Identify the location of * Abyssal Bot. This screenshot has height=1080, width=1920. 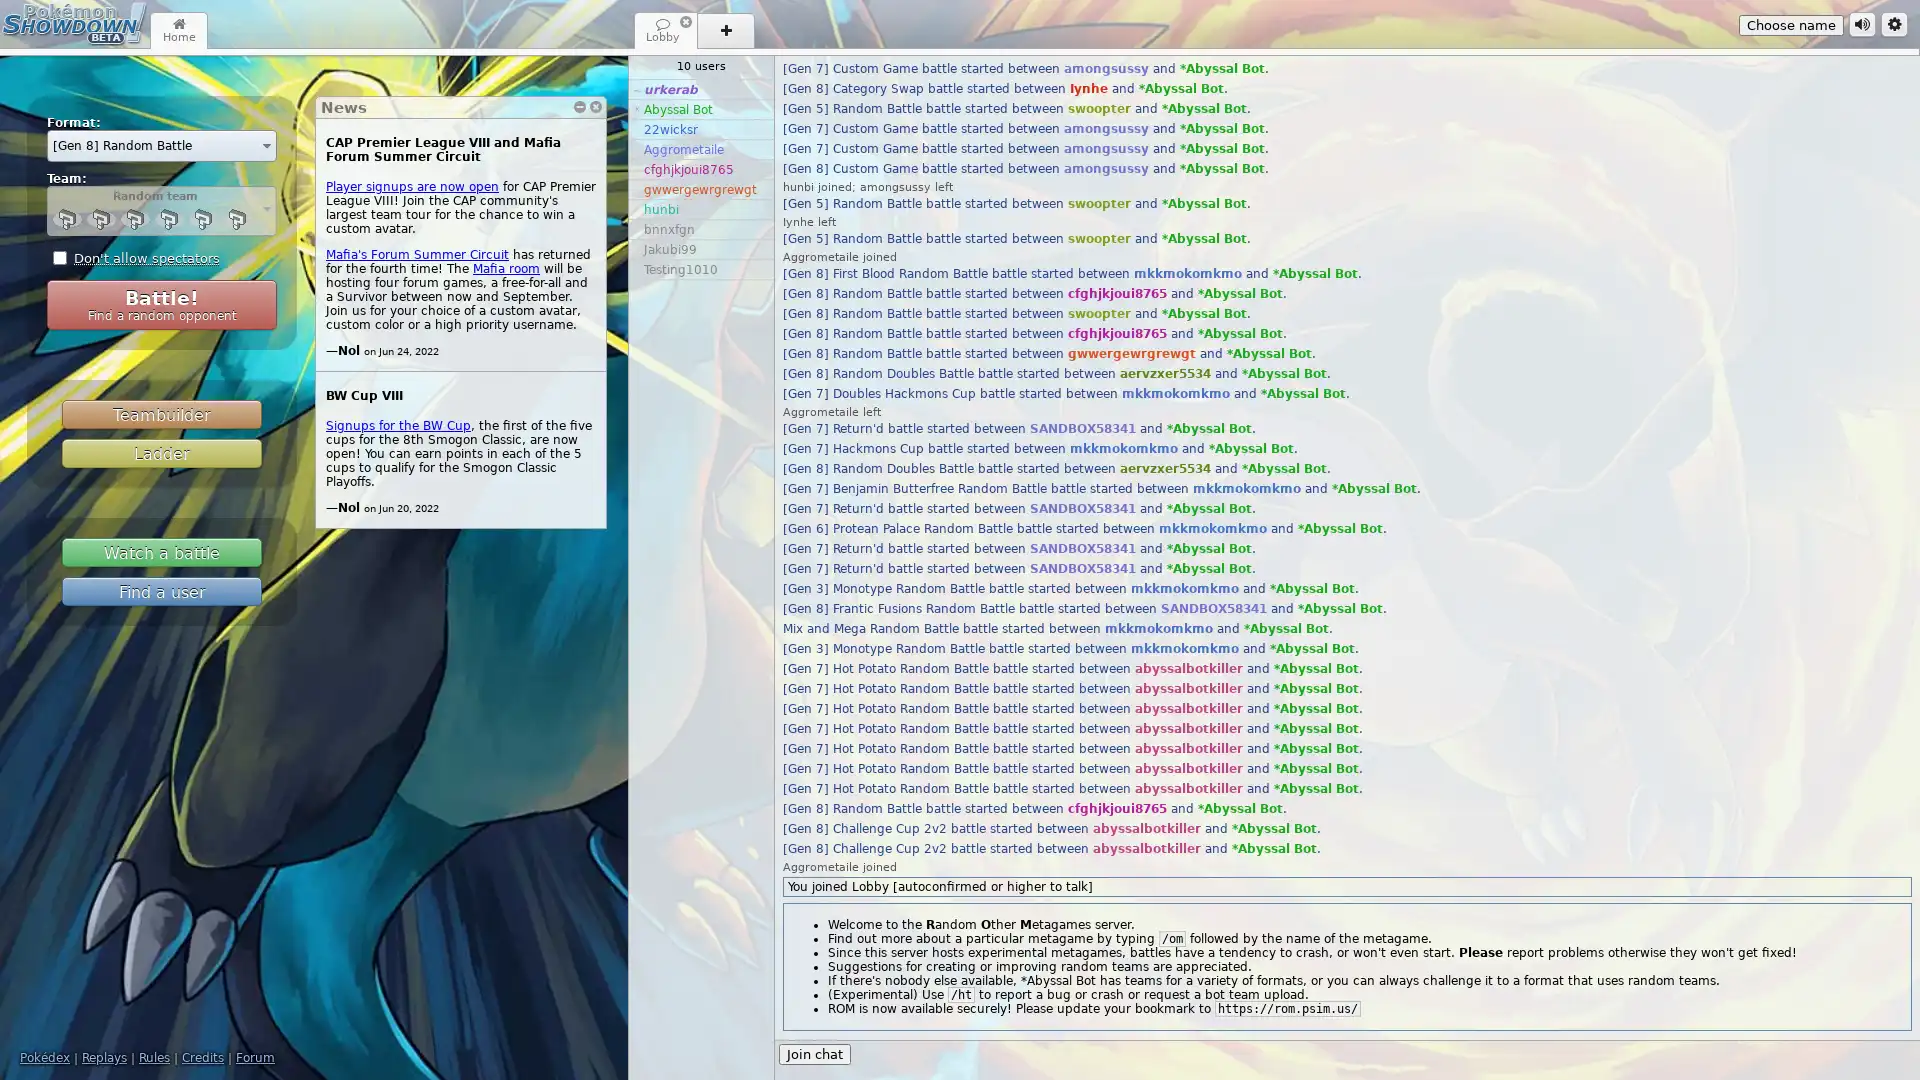
(701, 109).